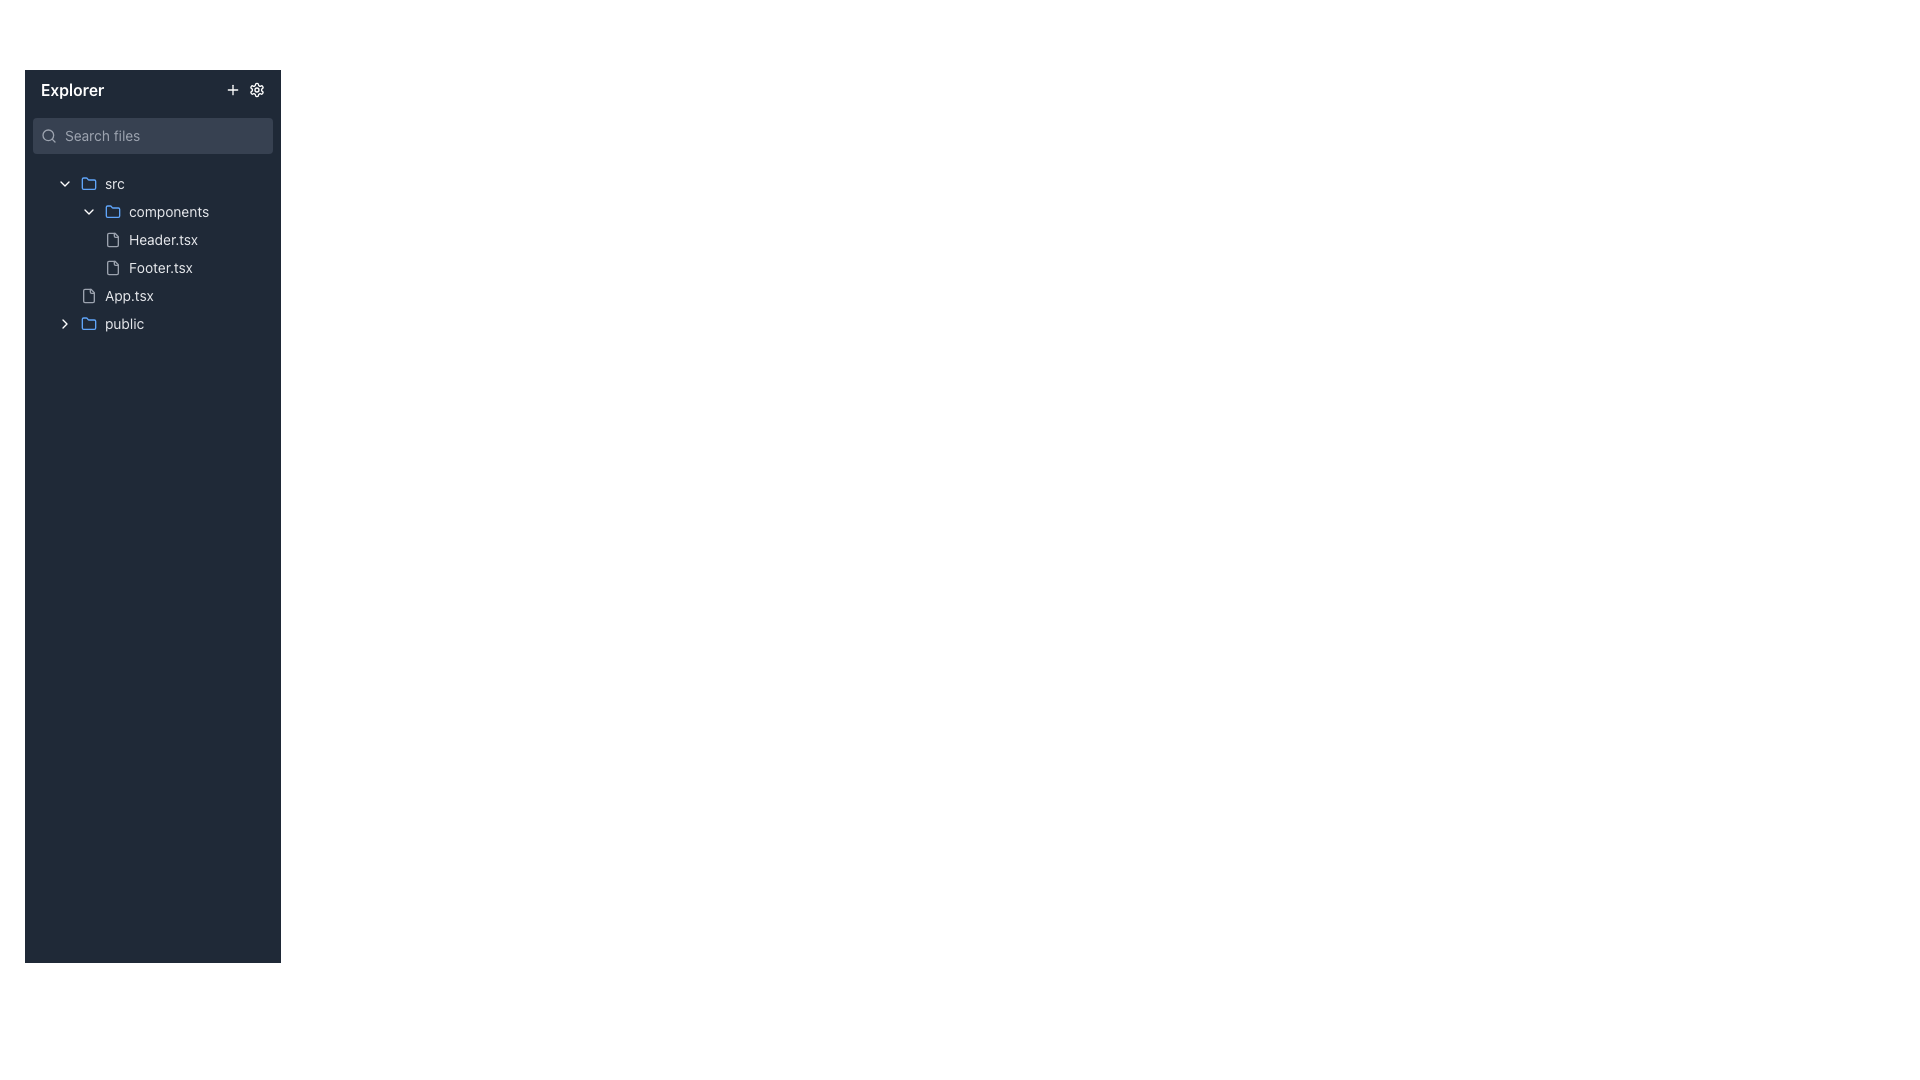 This screenshot has width=1920, height=1080. I want to click on the leading icon representing the 'Header.tsx' file, which is positioned to the leftmost part of the section, before the text label 'Header.tsx', so click(112, 238).